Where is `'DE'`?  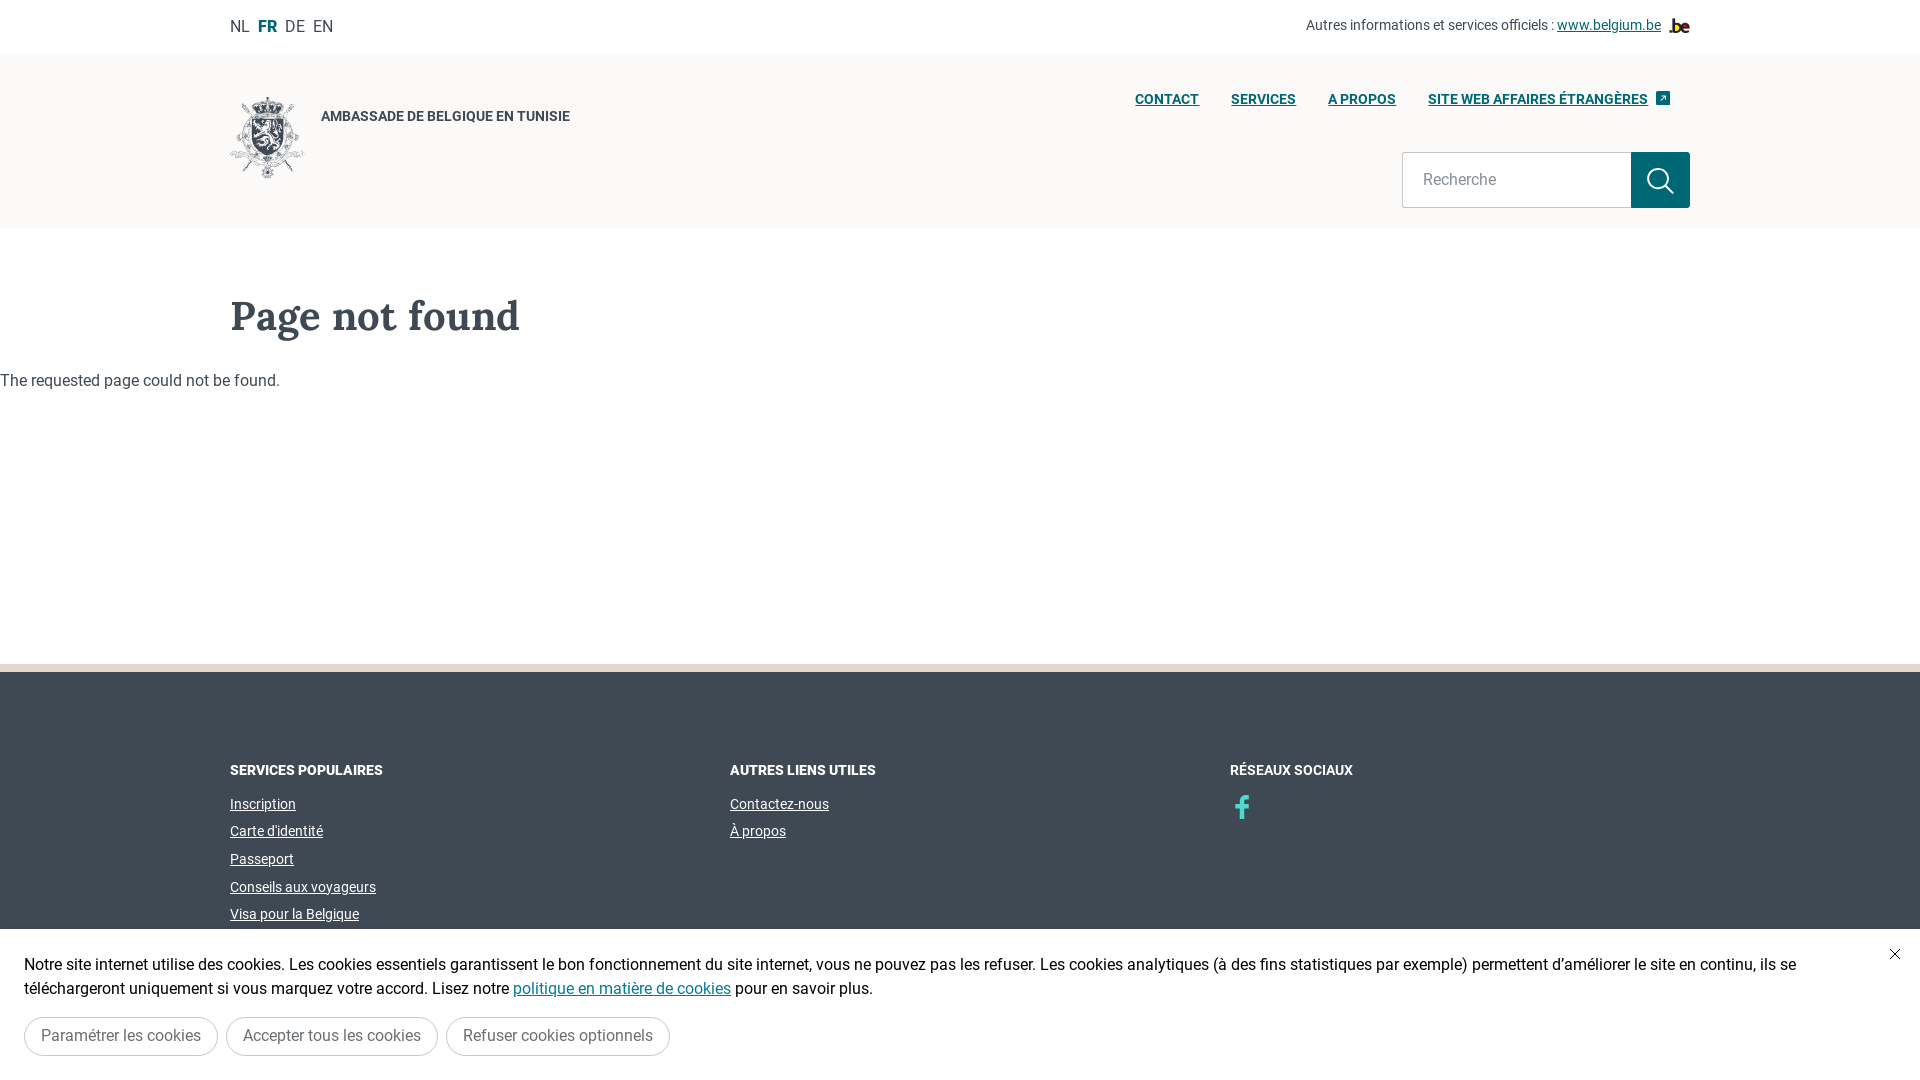
'DE' is located at coordinates (293, 26).